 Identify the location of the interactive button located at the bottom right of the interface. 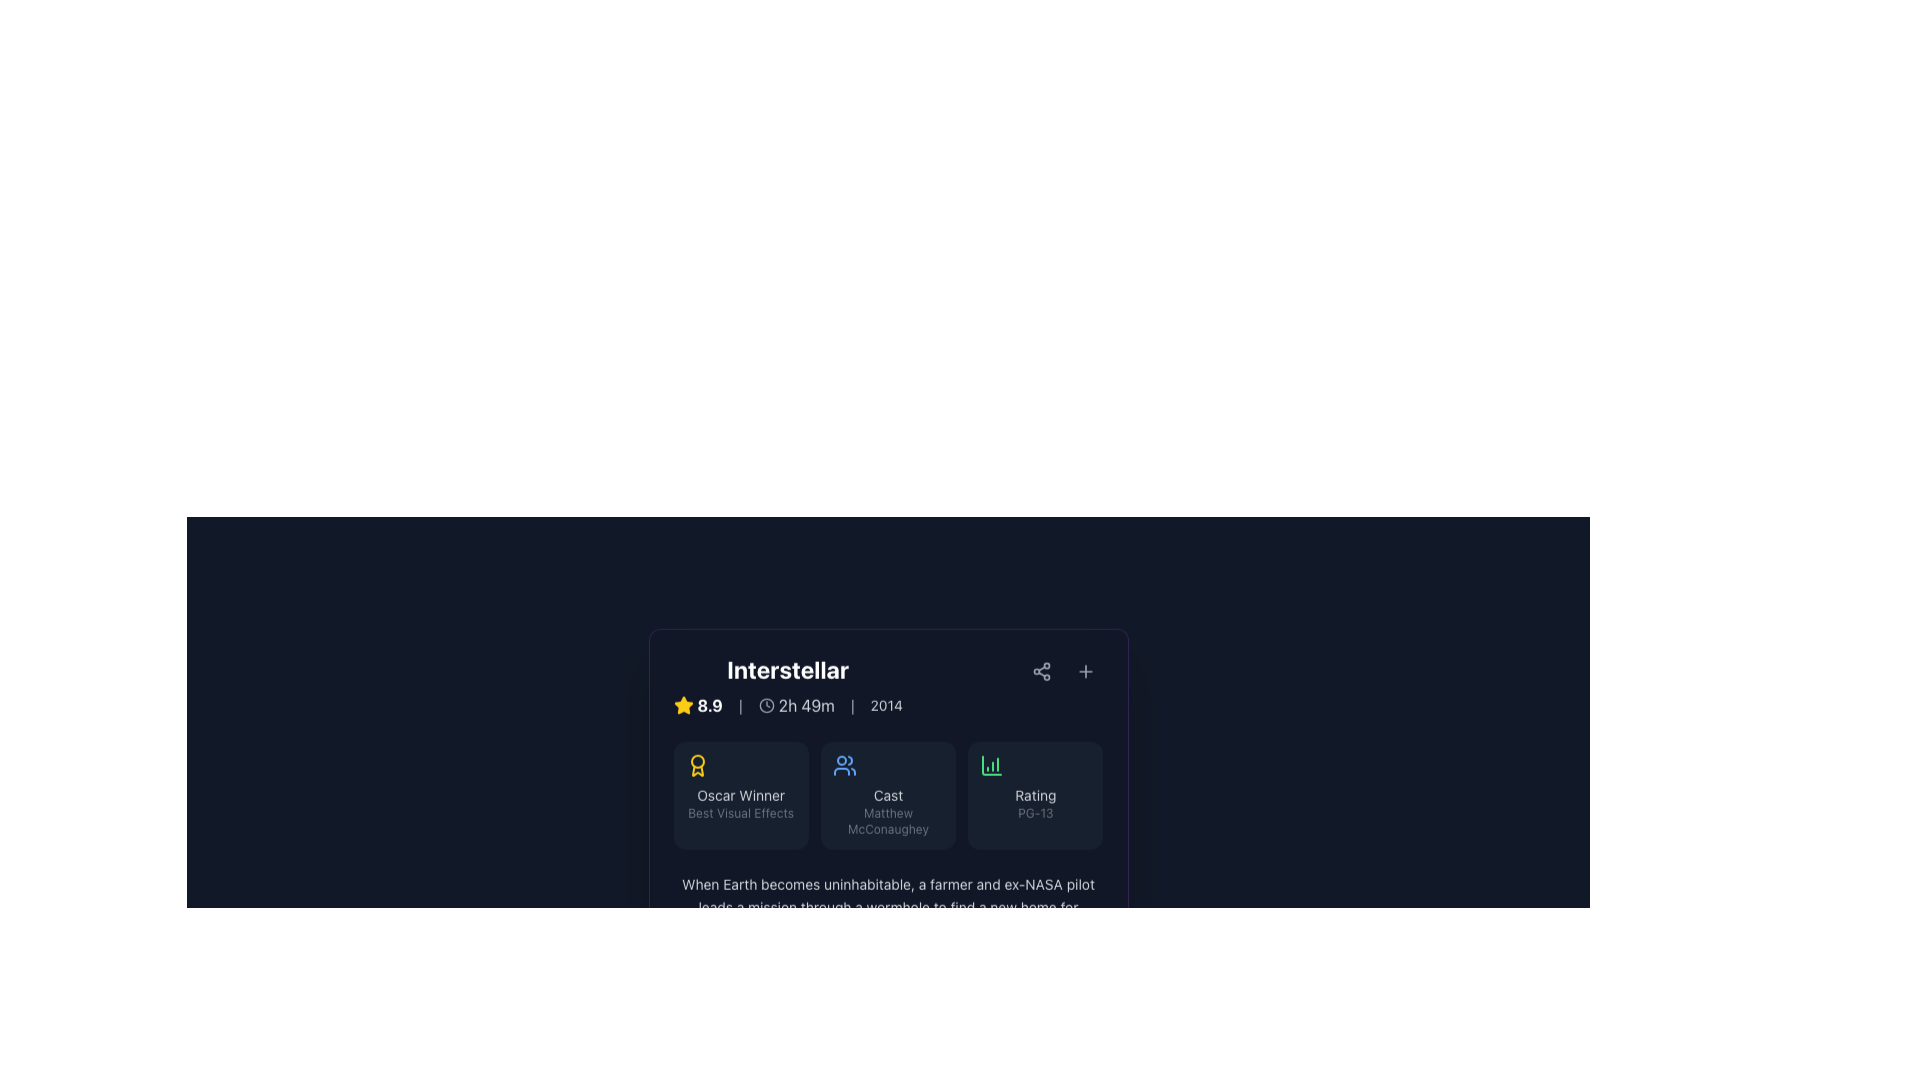
(1040, 1023).